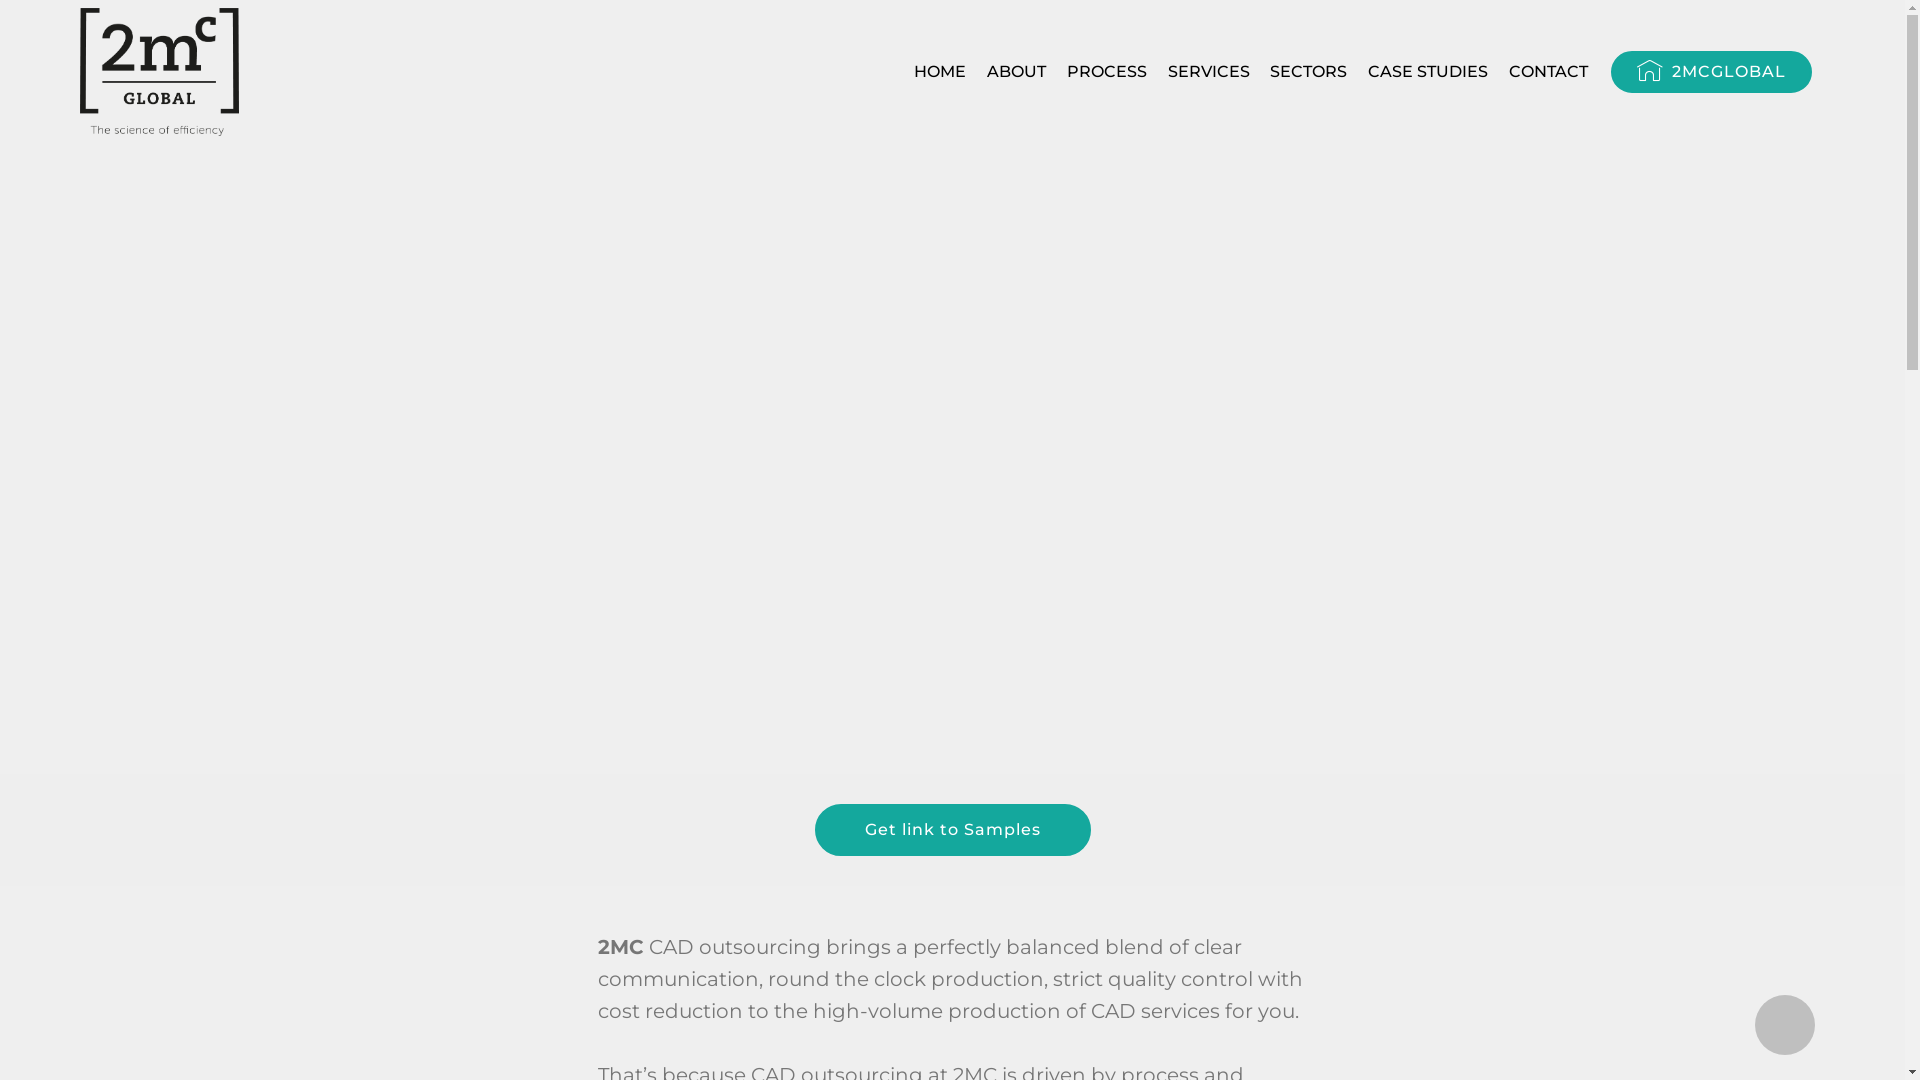 The image size is (1920, 1080). I want to click on 'PROCESS', so click(1106, 71).